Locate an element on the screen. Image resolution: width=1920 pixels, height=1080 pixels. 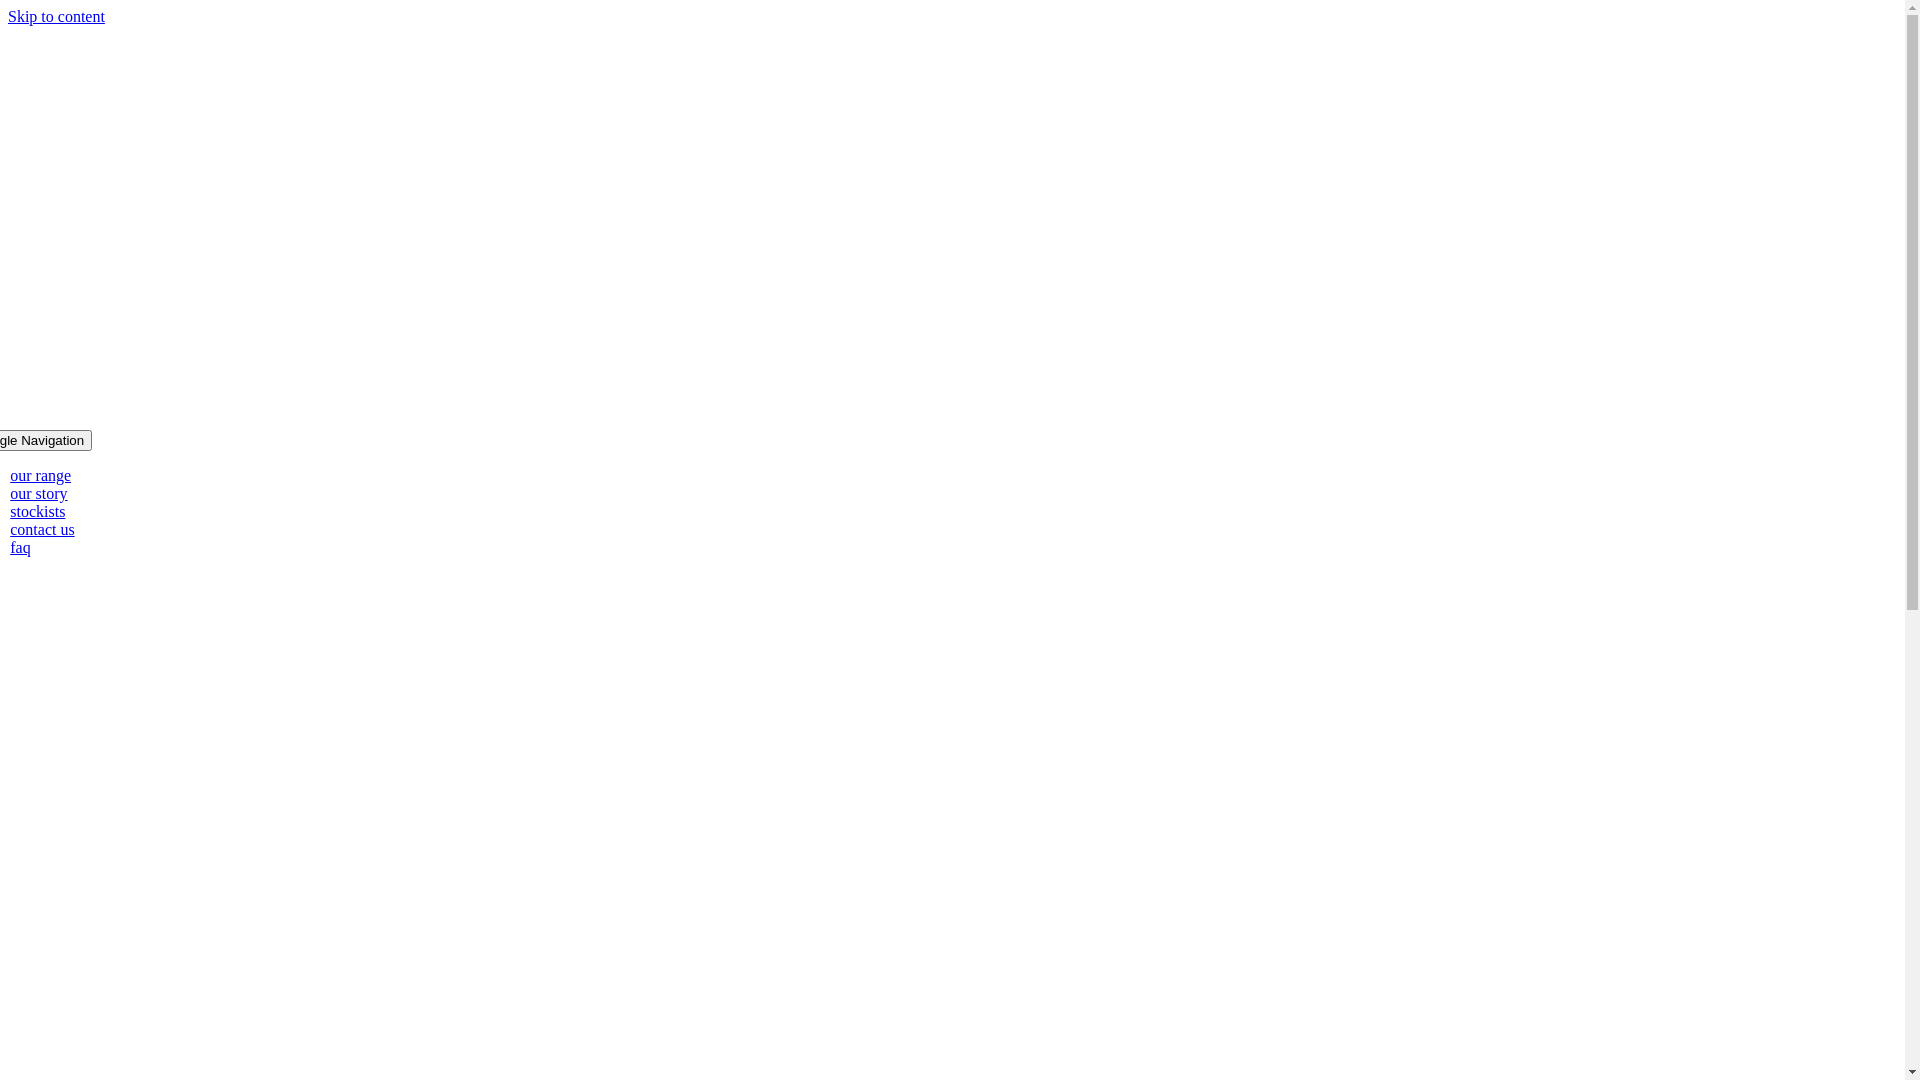
'our range' is located at coordinates (9, 475).